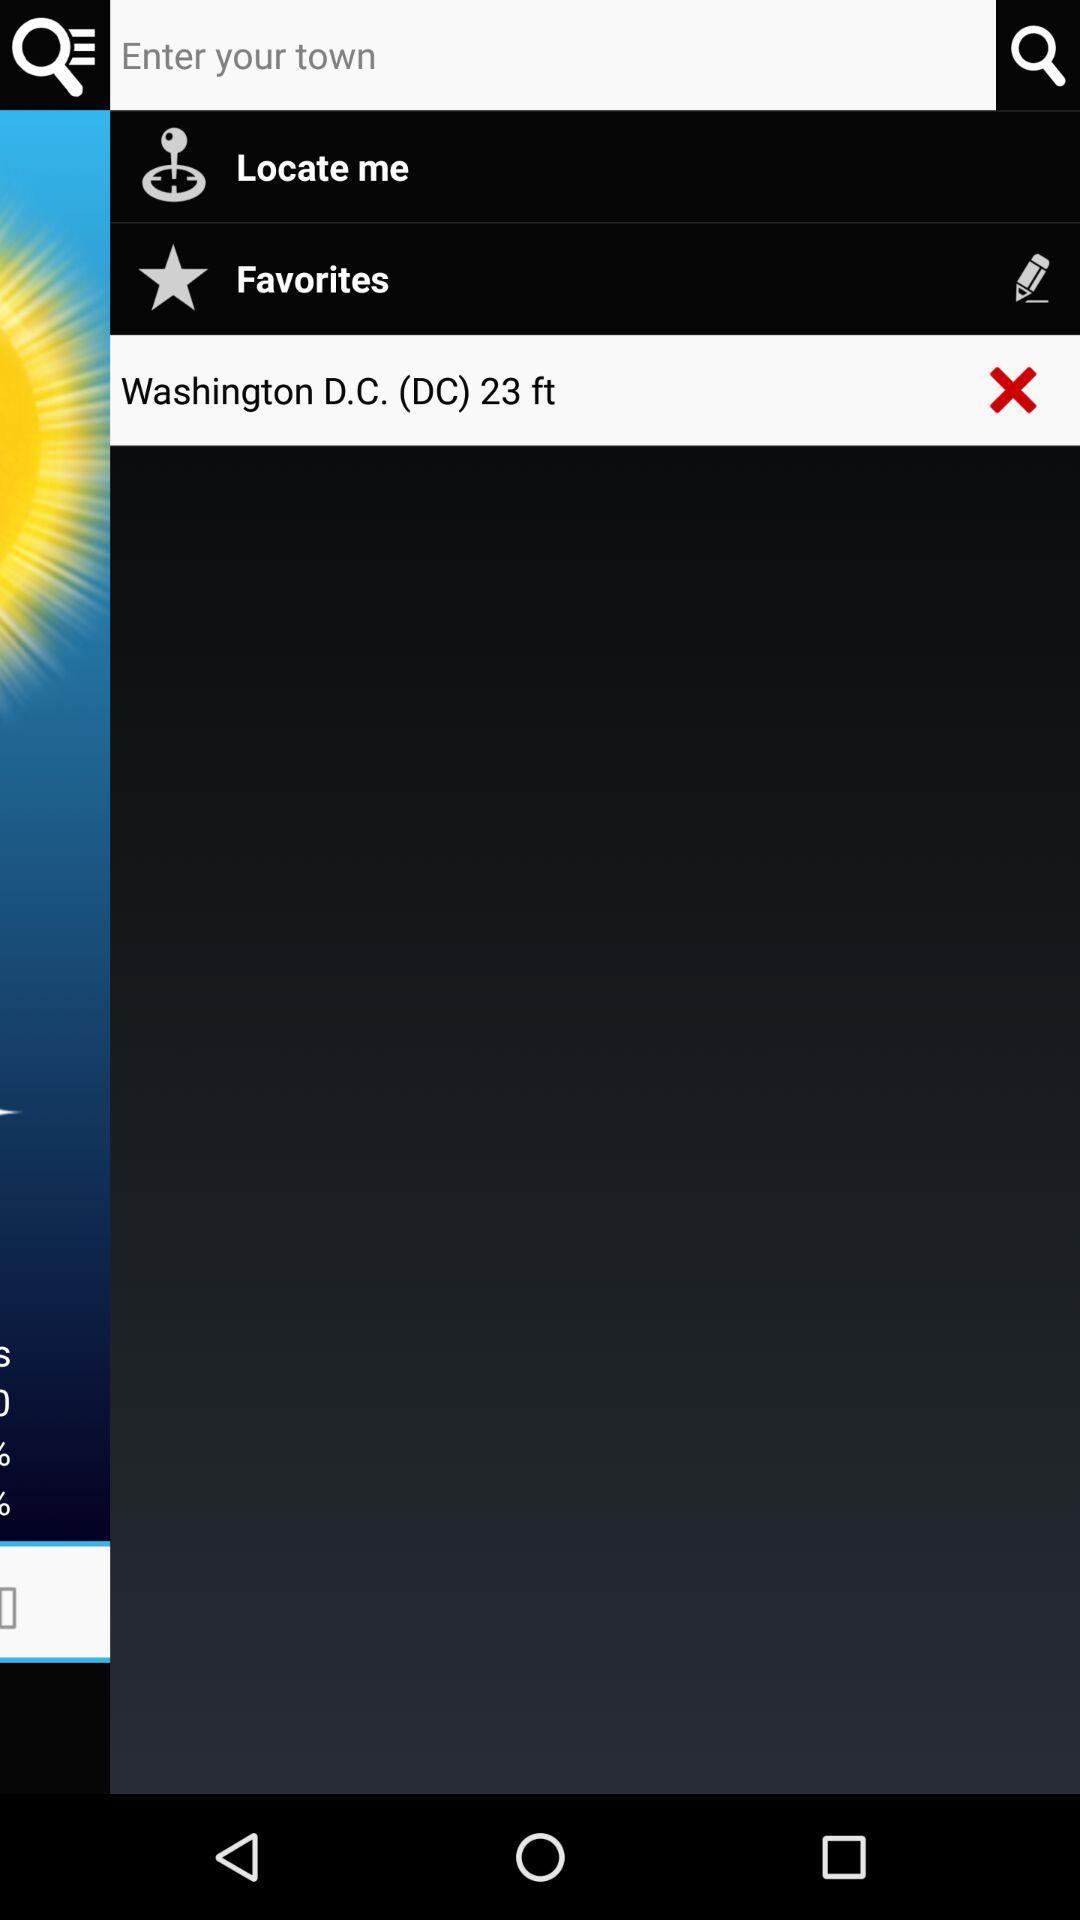  What do you see at coordinates (553, 55) in the screenshot?
I see `name of town` at bounding box center [553, 55].